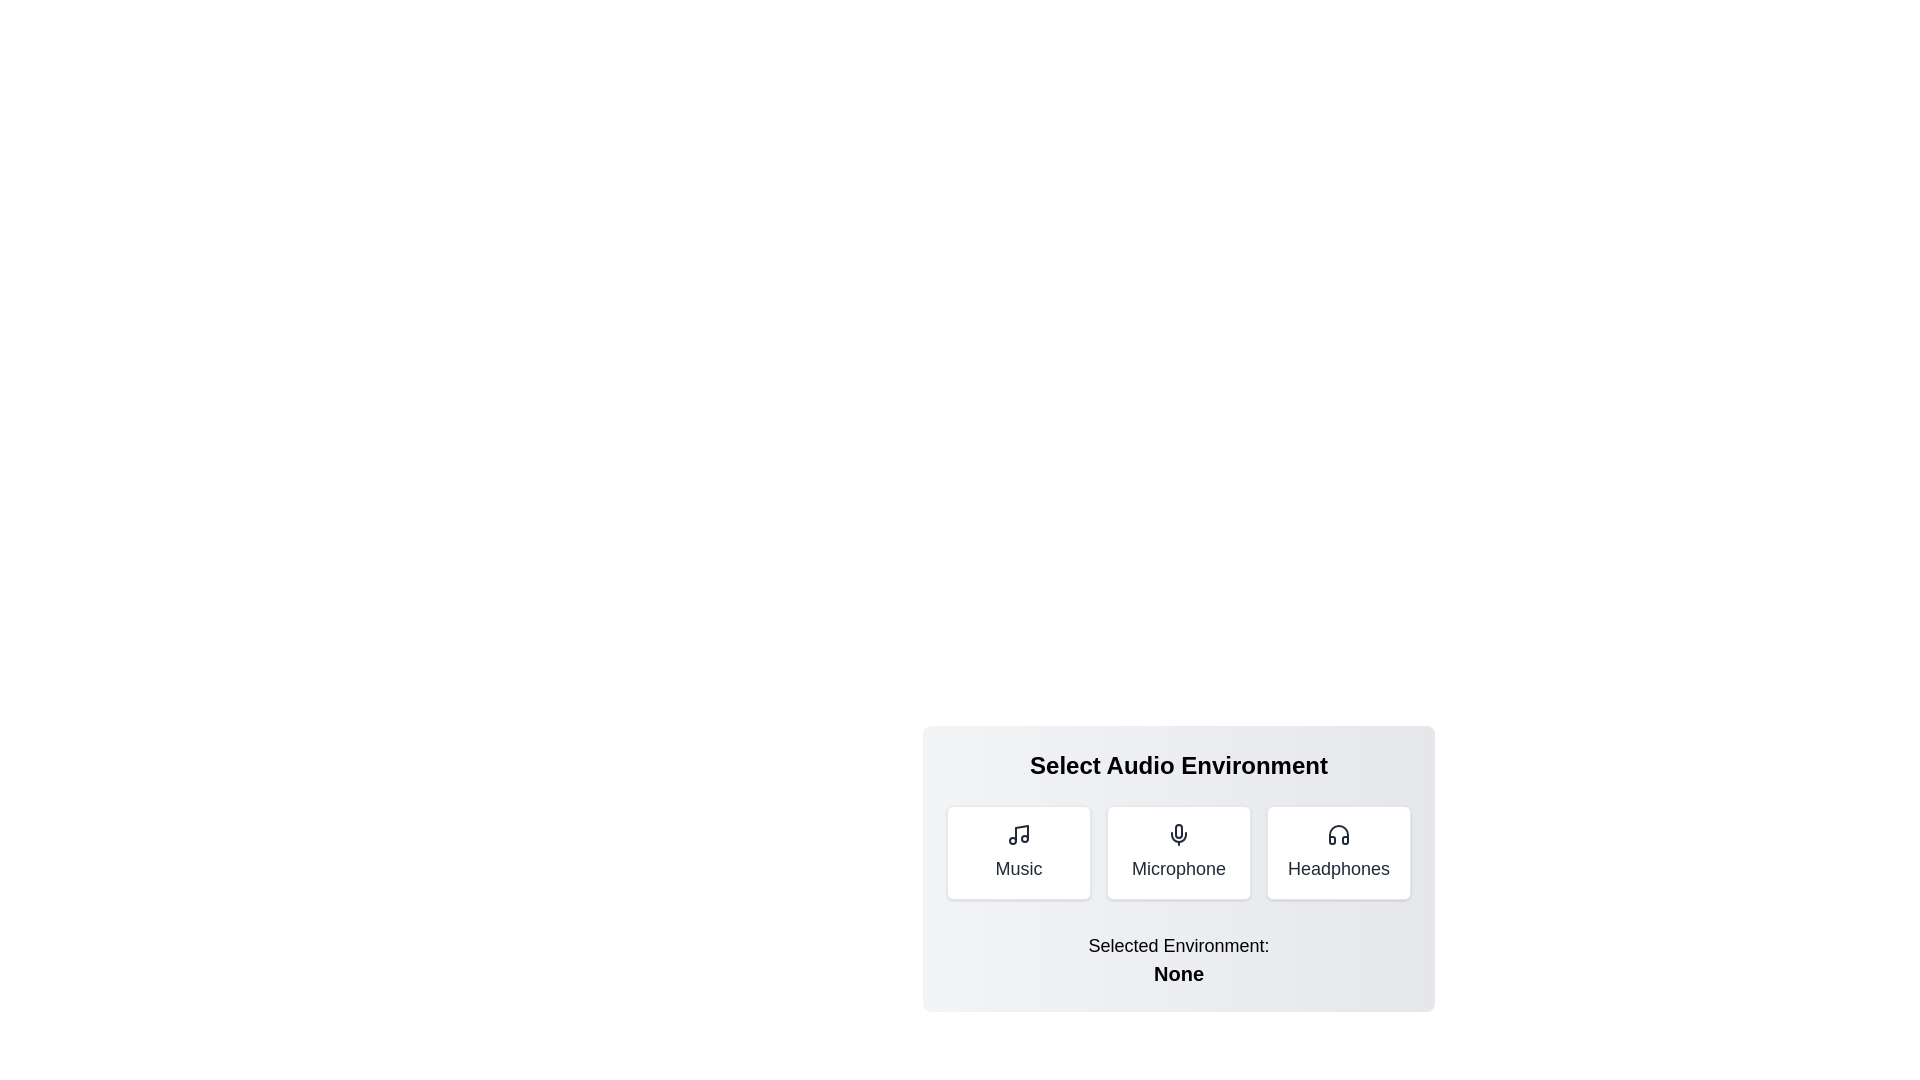 This screenshot has height=1080, width=1920. Describe the element at coordinates (1179, 973) in the screenshot. I see `the text label displaying 'None' that is bold and black, located below the label 'Selected Environment:' in the UI` at that location.